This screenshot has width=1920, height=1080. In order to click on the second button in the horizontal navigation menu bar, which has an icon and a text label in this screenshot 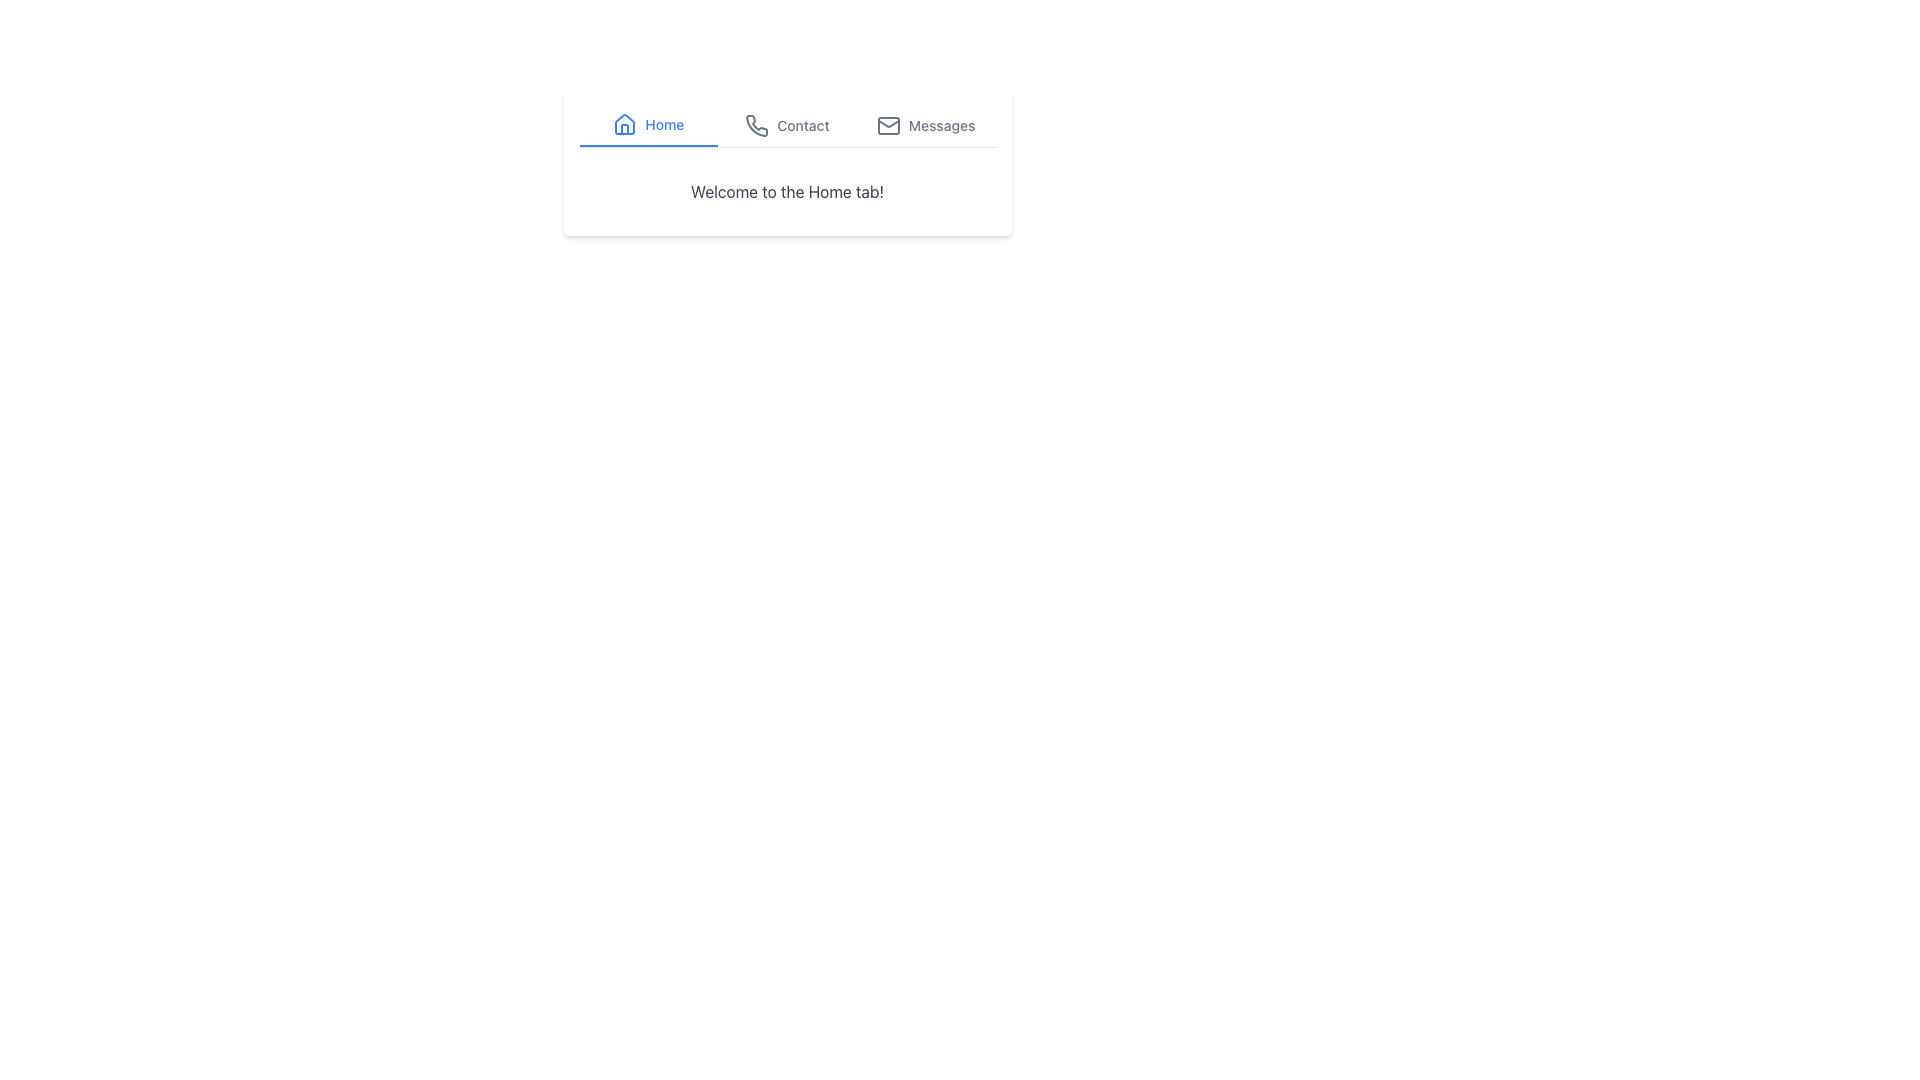, I will do `click(786, 126)`.